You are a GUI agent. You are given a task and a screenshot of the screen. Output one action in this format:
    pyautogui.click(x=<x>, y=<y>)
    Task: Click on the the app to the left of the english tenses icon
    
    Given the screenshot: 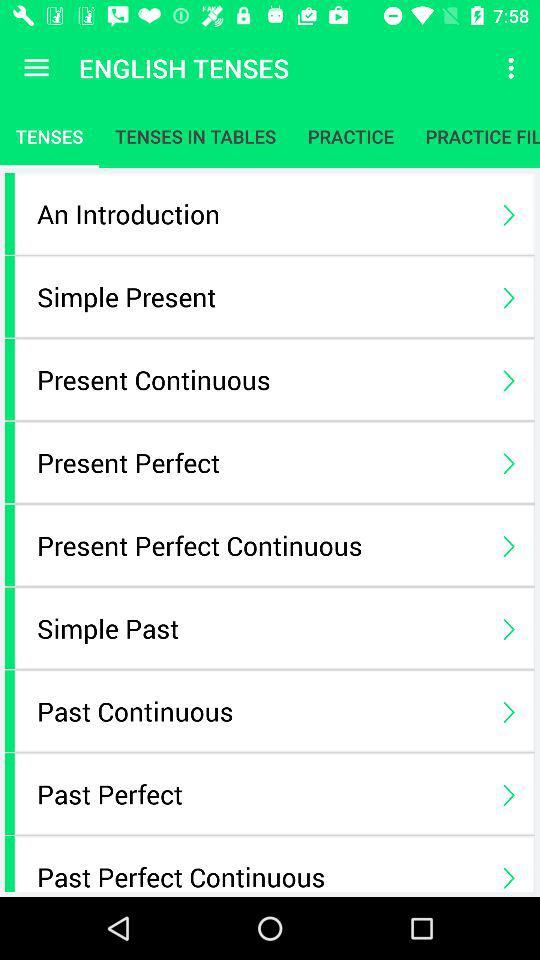 What is the action you would take?
    pyautogui.click(x=36, y=68)
    